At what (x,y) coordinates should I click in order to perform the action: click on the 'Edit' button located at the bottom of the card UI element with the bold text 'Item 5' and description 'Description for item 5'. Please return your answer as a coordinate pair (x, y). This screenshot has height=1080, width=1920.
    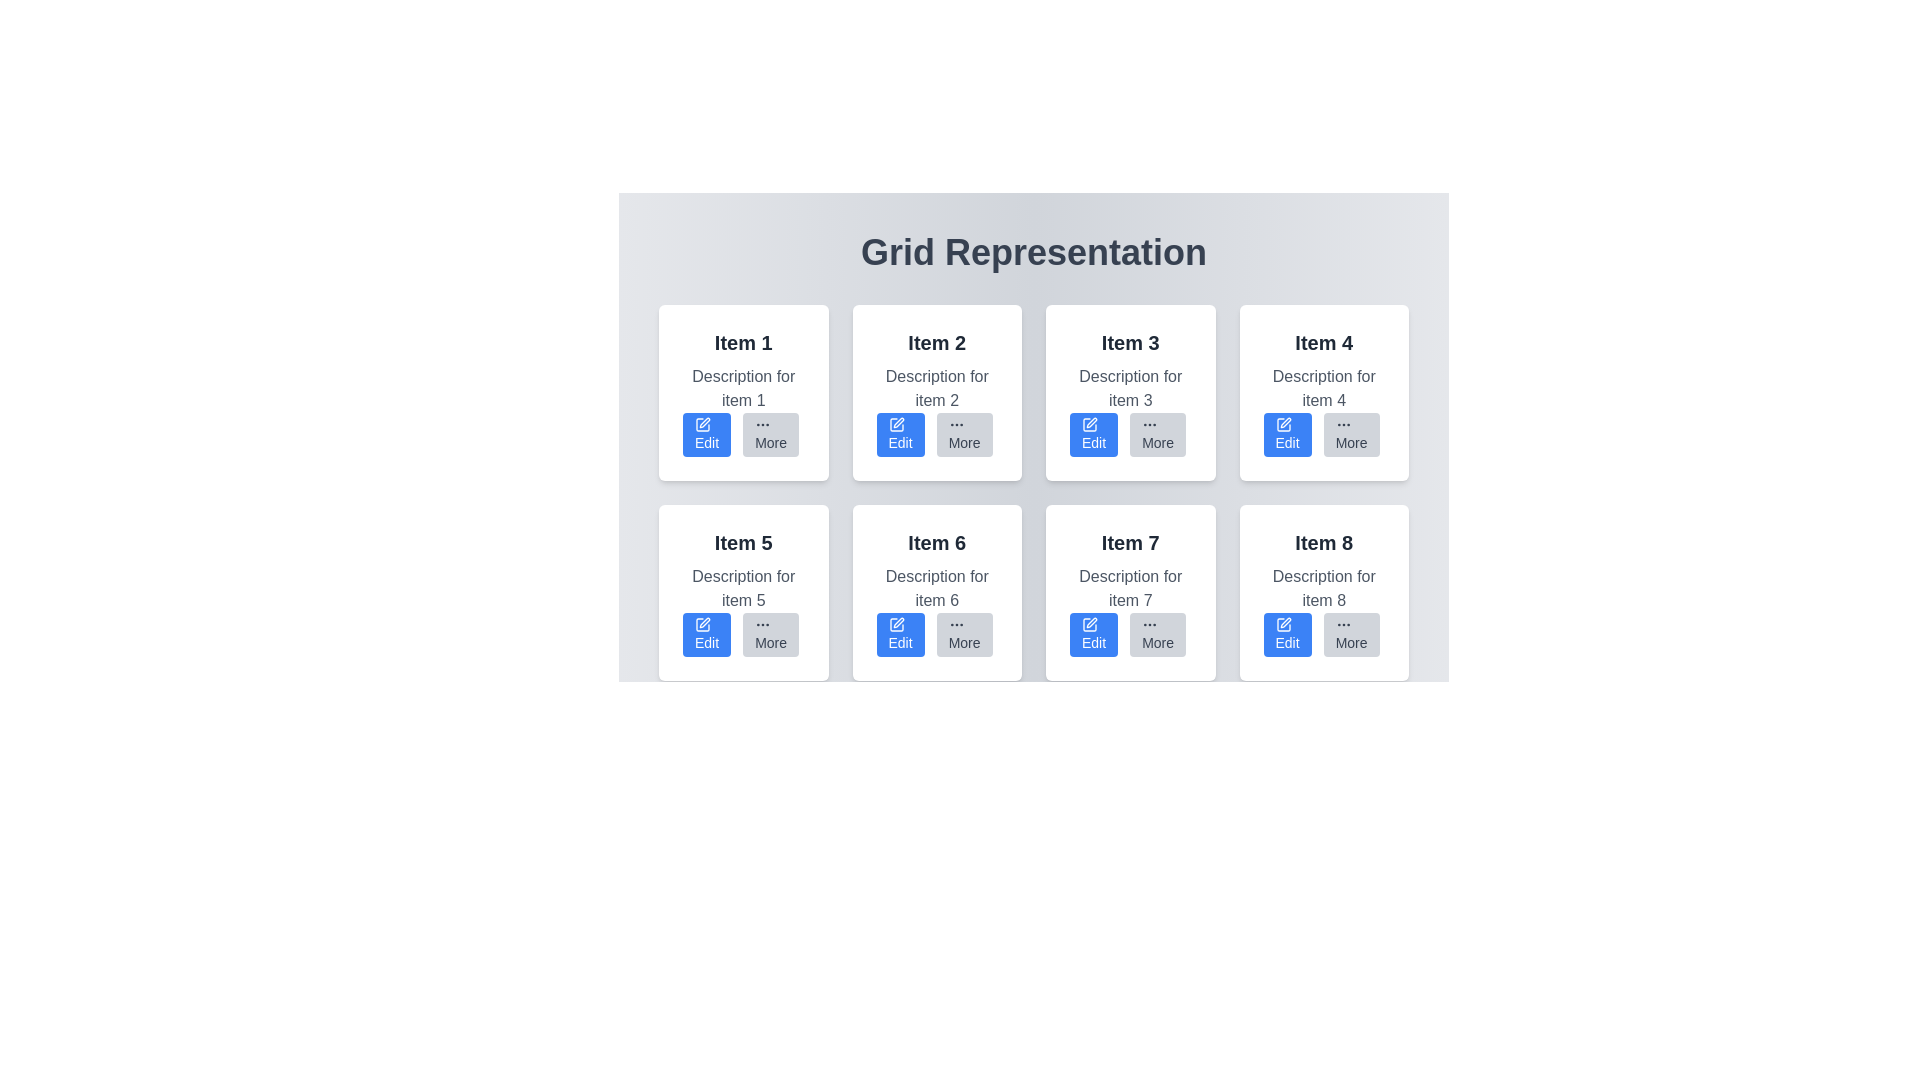
    Looking at the image, I should click on (742, 592).